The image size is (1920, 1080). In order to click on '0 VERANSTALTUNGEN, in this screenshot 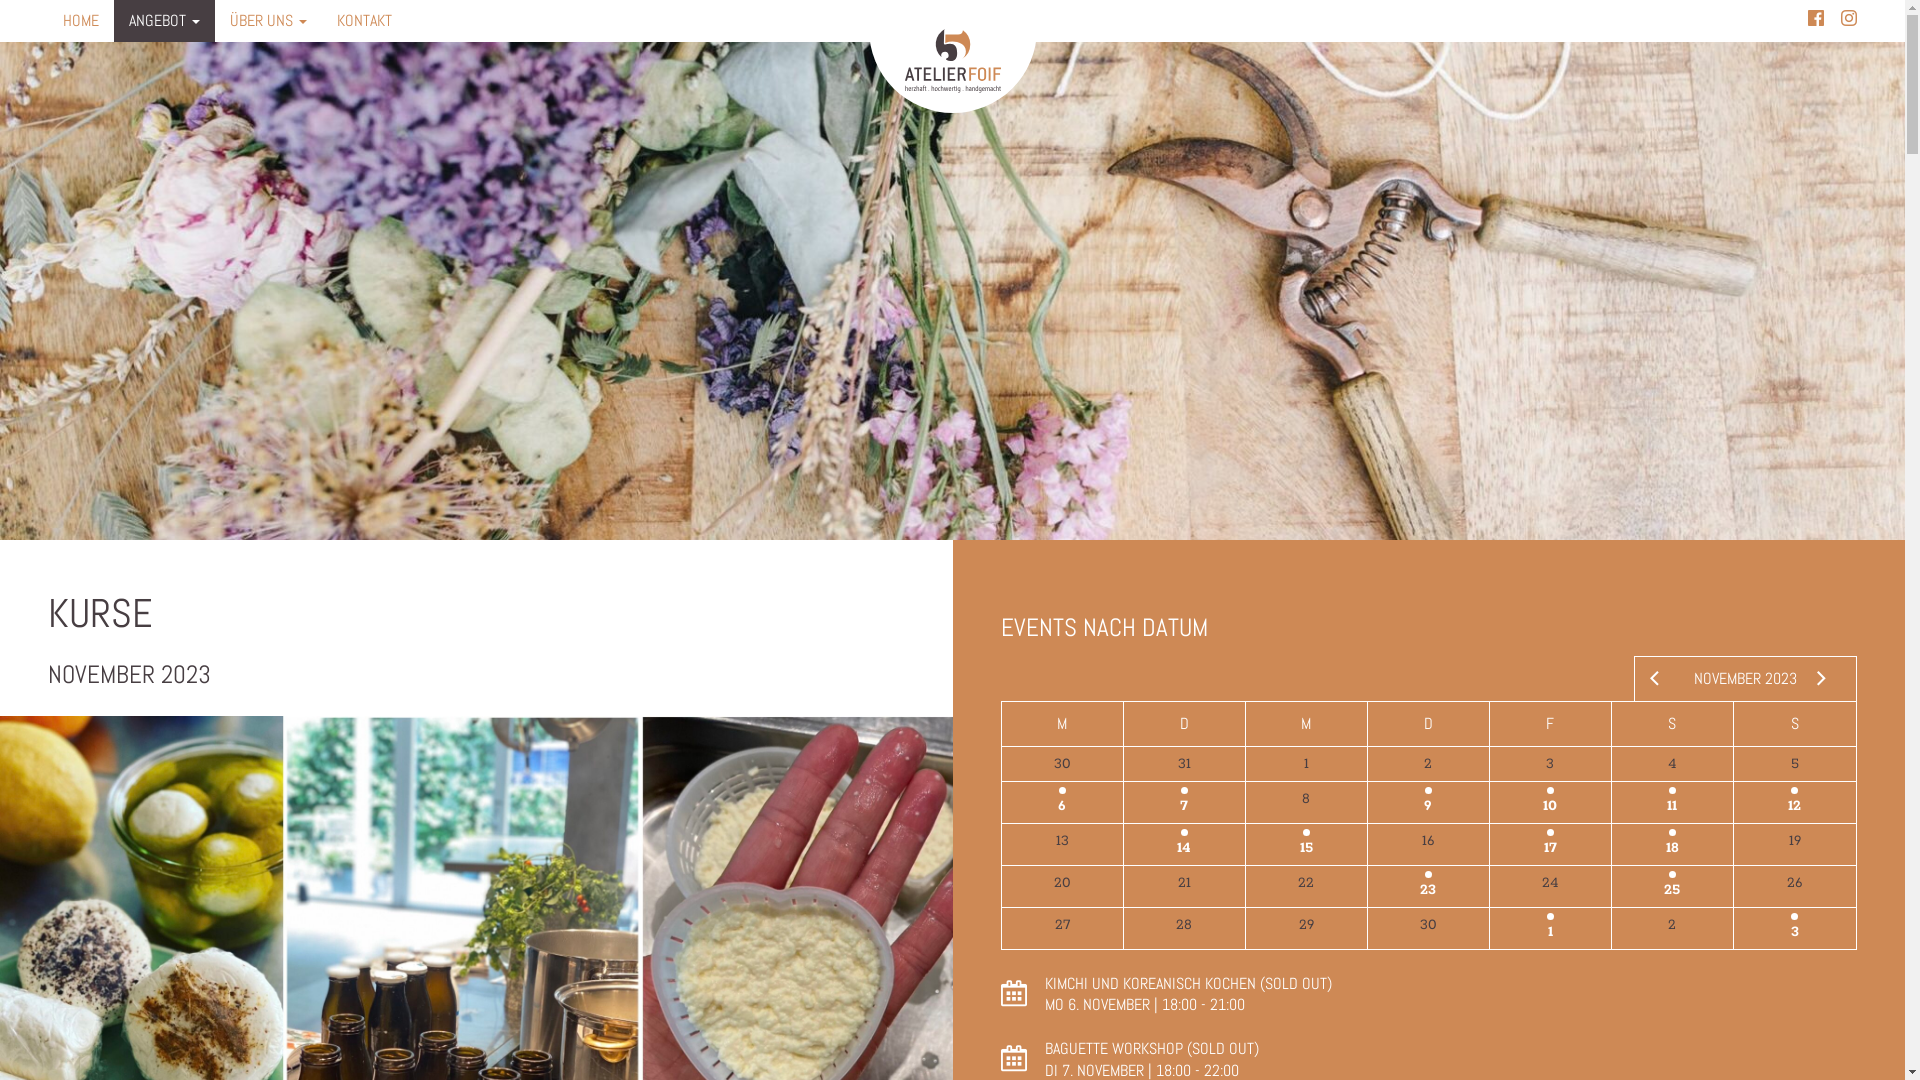, I will do `click(1795, 885)`.